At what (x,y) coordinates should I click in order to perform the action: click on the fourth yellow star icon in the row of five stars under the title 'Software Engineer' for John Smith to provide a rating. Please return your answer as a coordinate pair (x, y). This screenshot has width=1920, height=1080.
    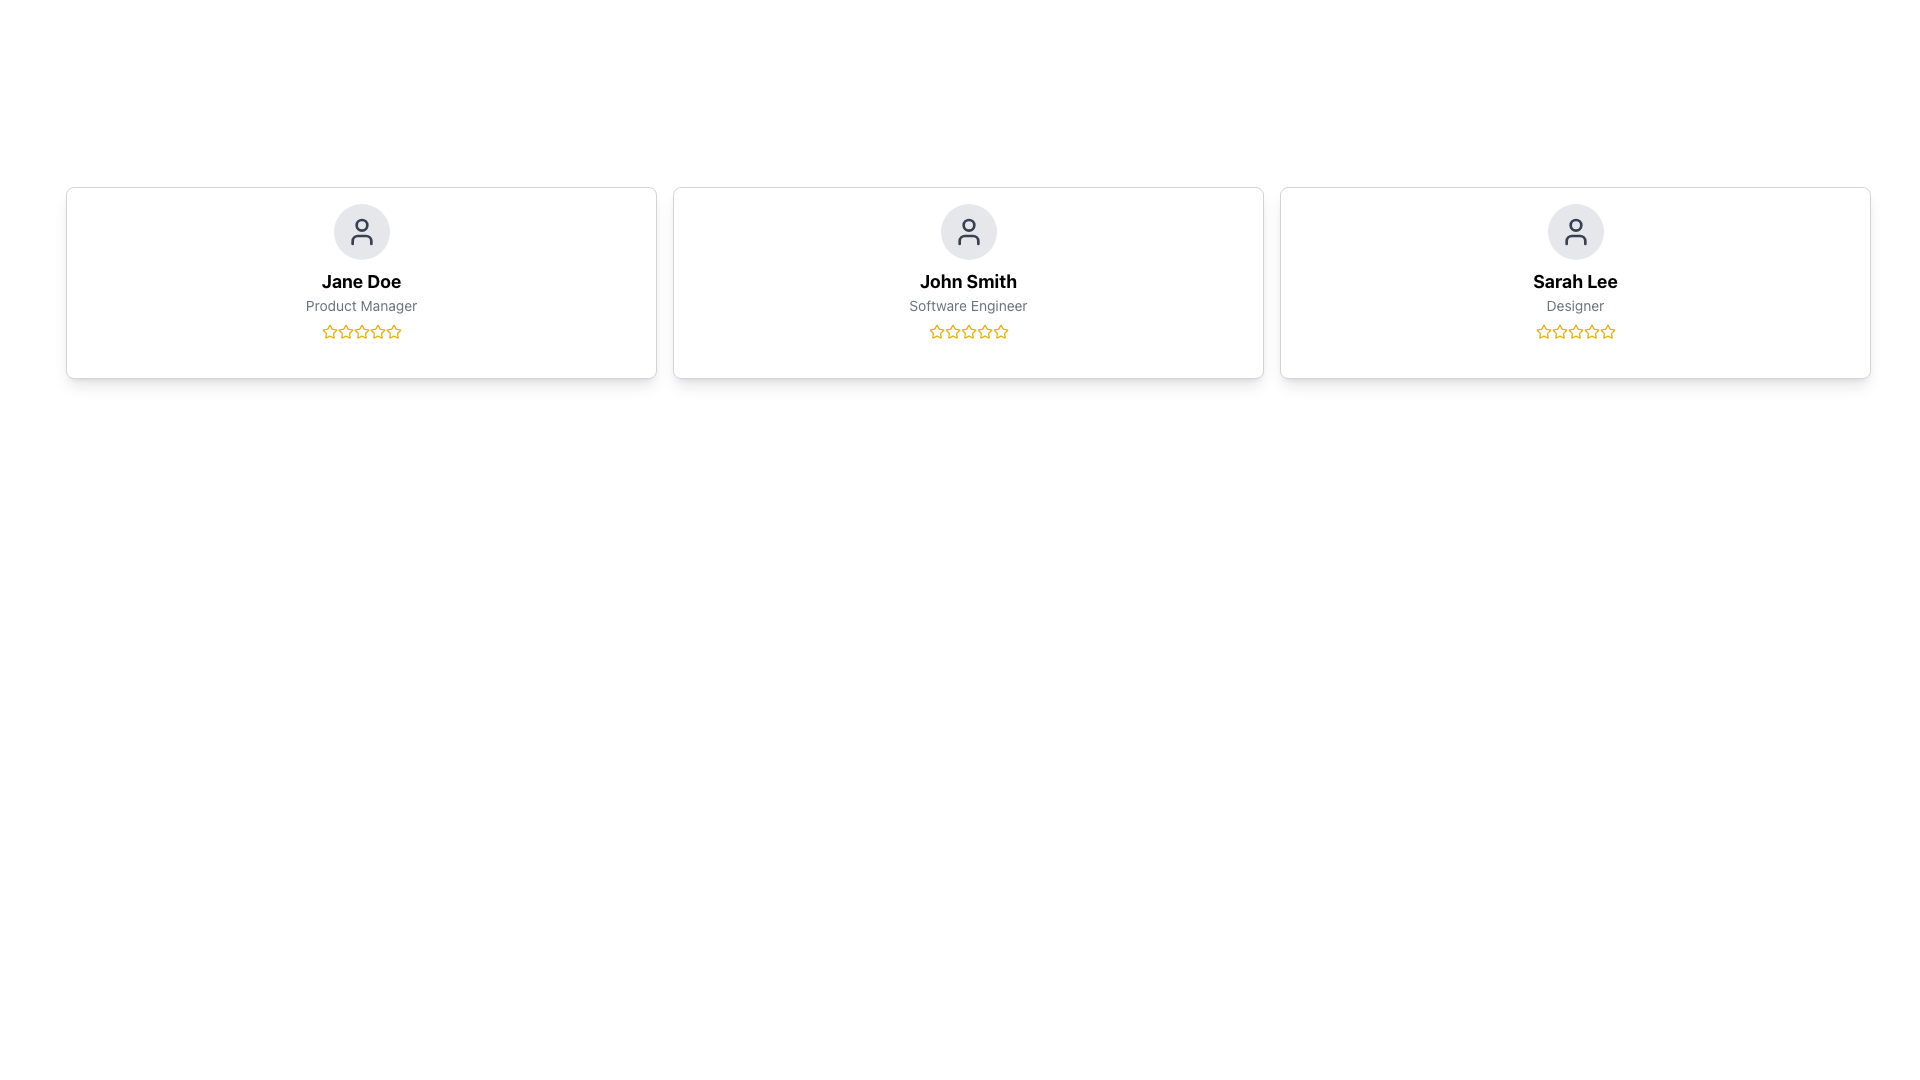
    Looking at the image, I should click on (968, 330).